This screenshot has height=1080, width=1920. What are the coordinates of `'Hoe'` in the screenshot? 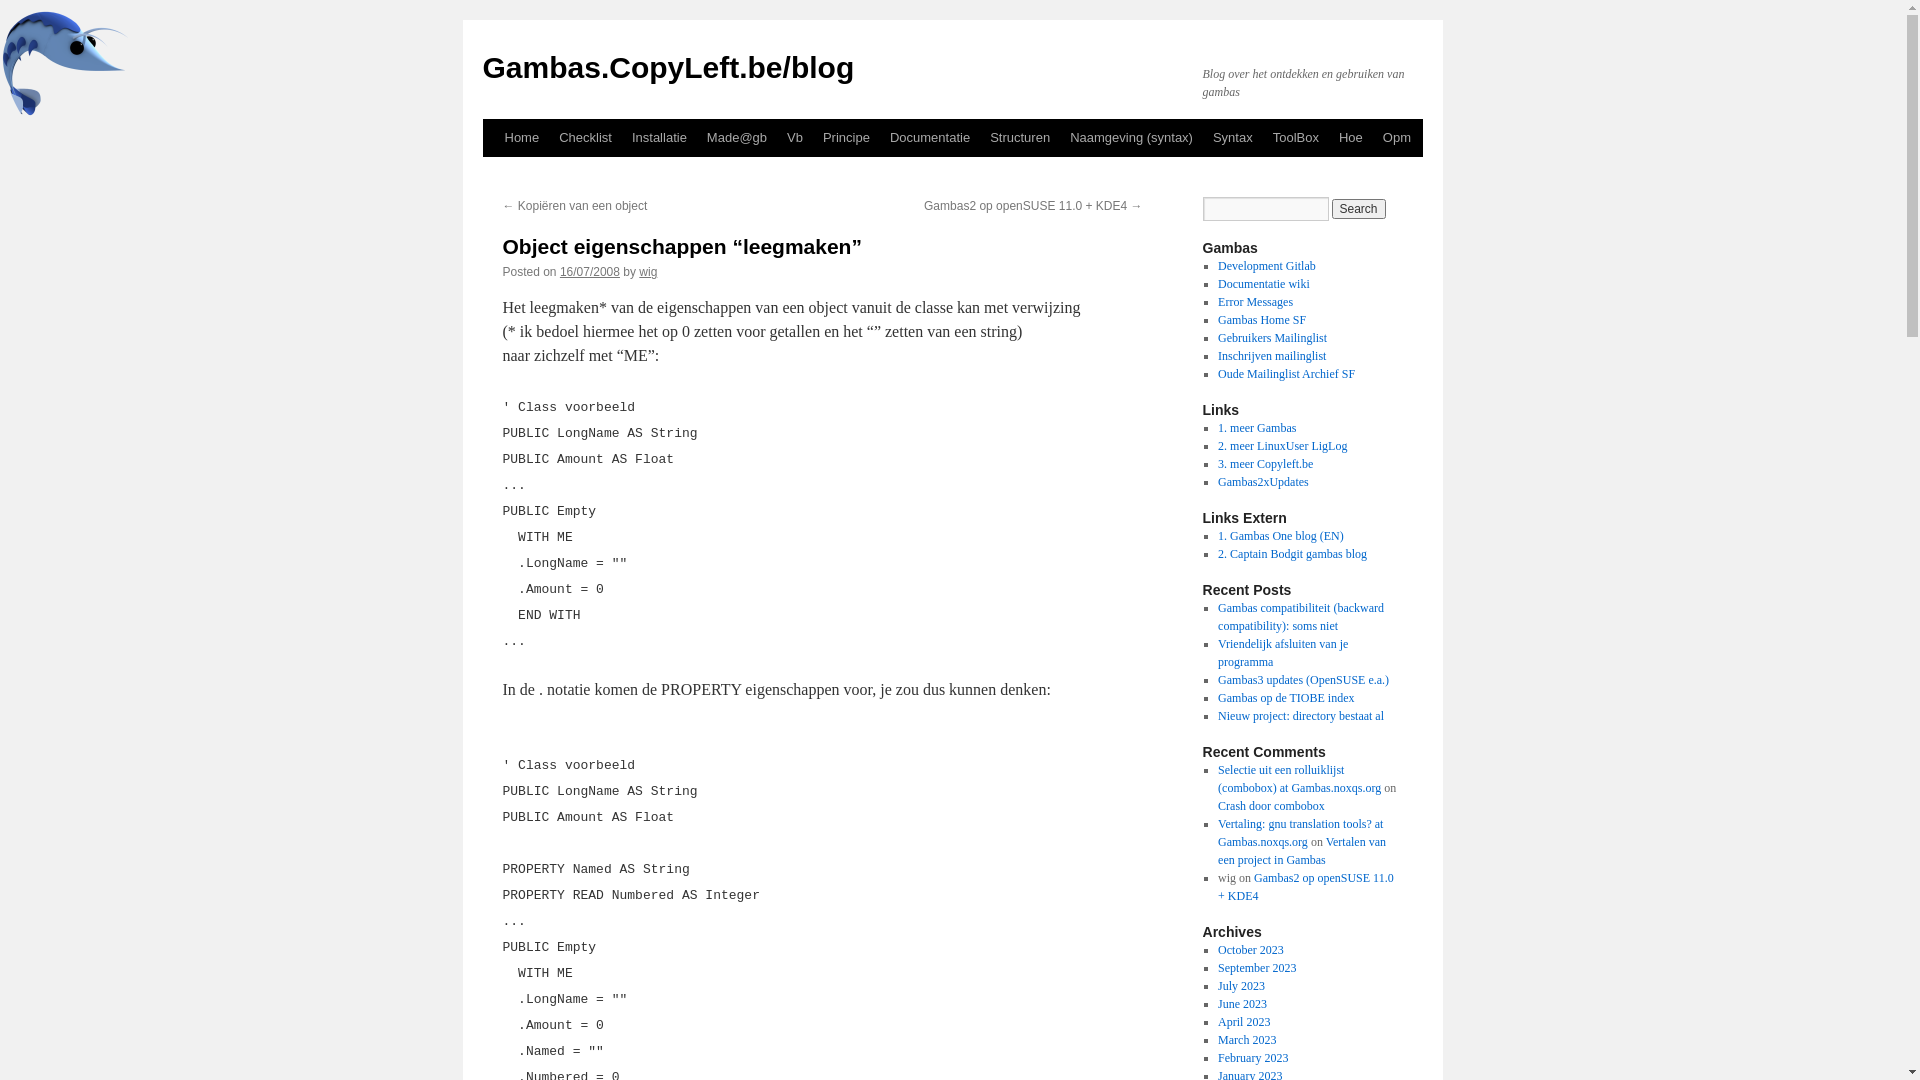 It's located at (1329, 137).